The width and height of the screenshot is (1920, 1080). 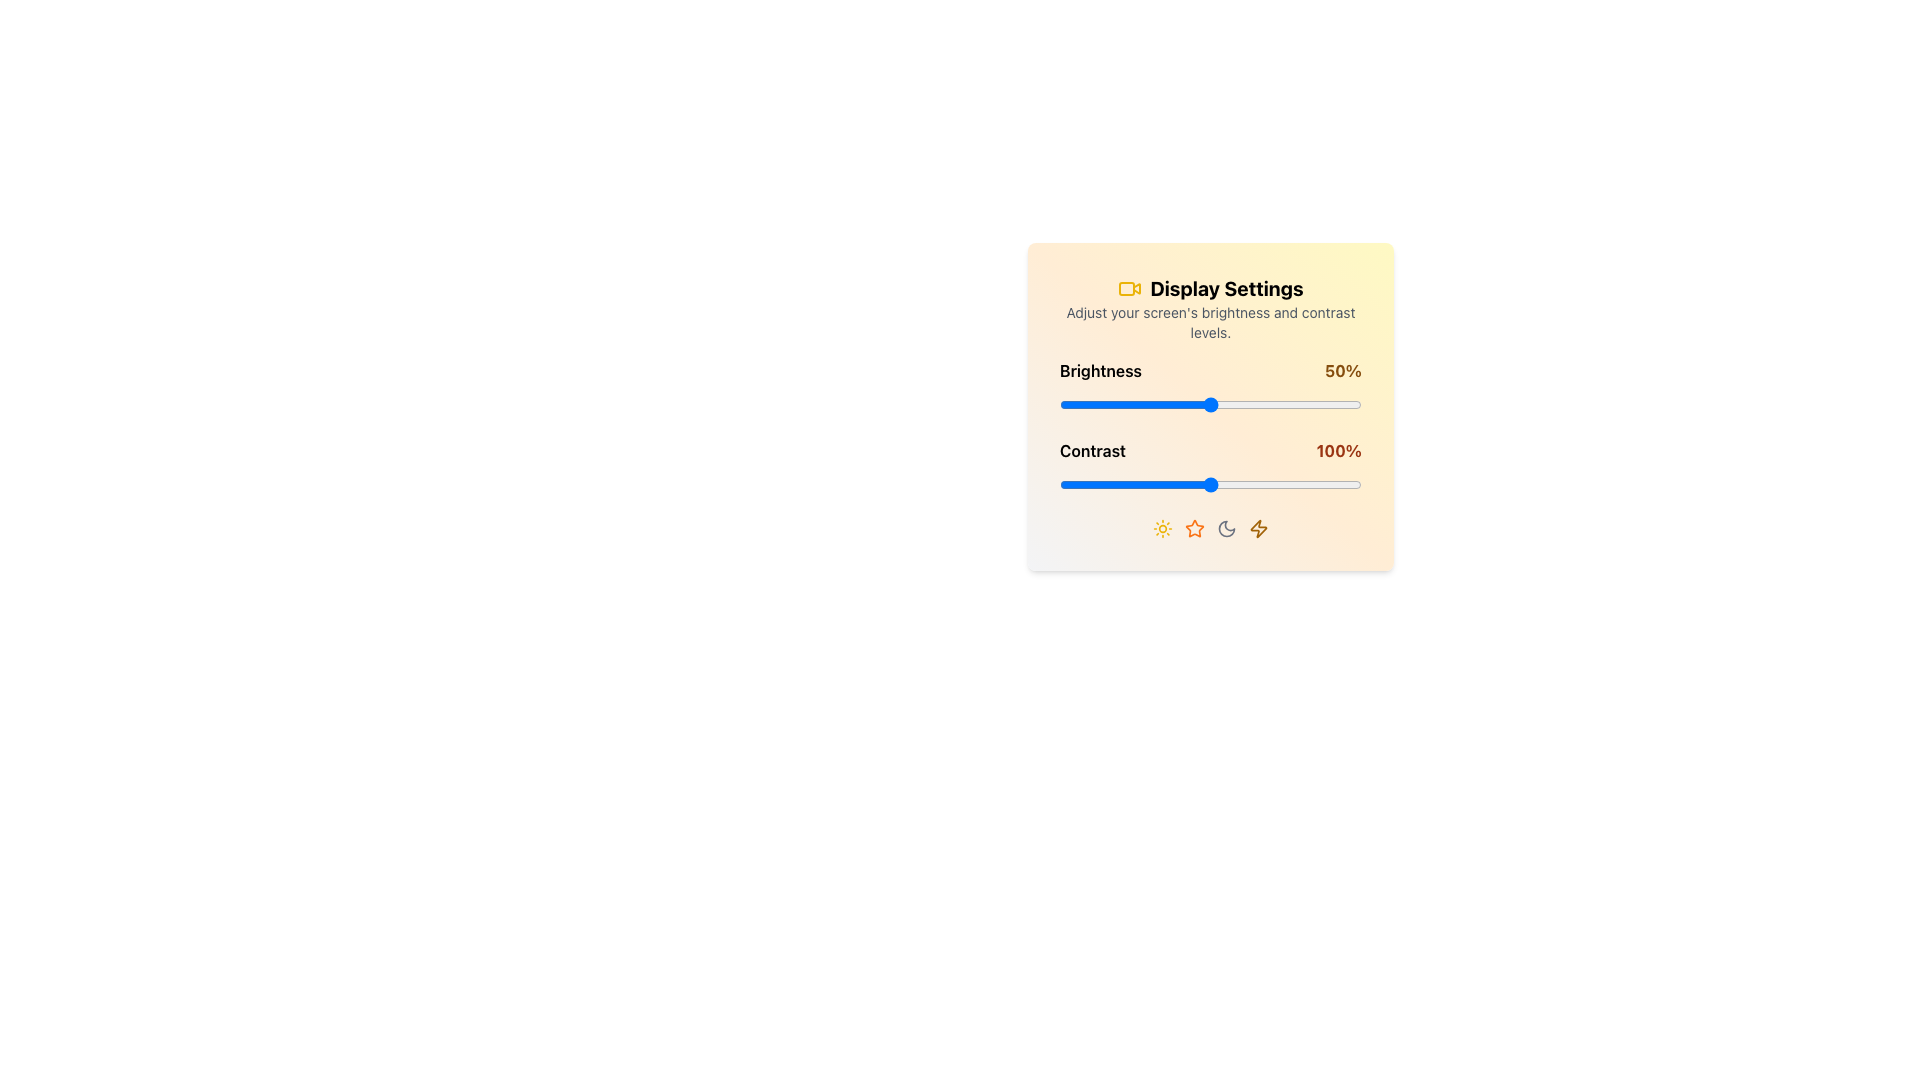 What do you see at coordinates (1339, 451) in the screenshot?
I see `the percentage indicator displaying '100%' in bold orange text located in the 'Contrast' control section, positioned to the right of the slider control and the sibling text 'Contrast'` at bounding box center [1339, 451].